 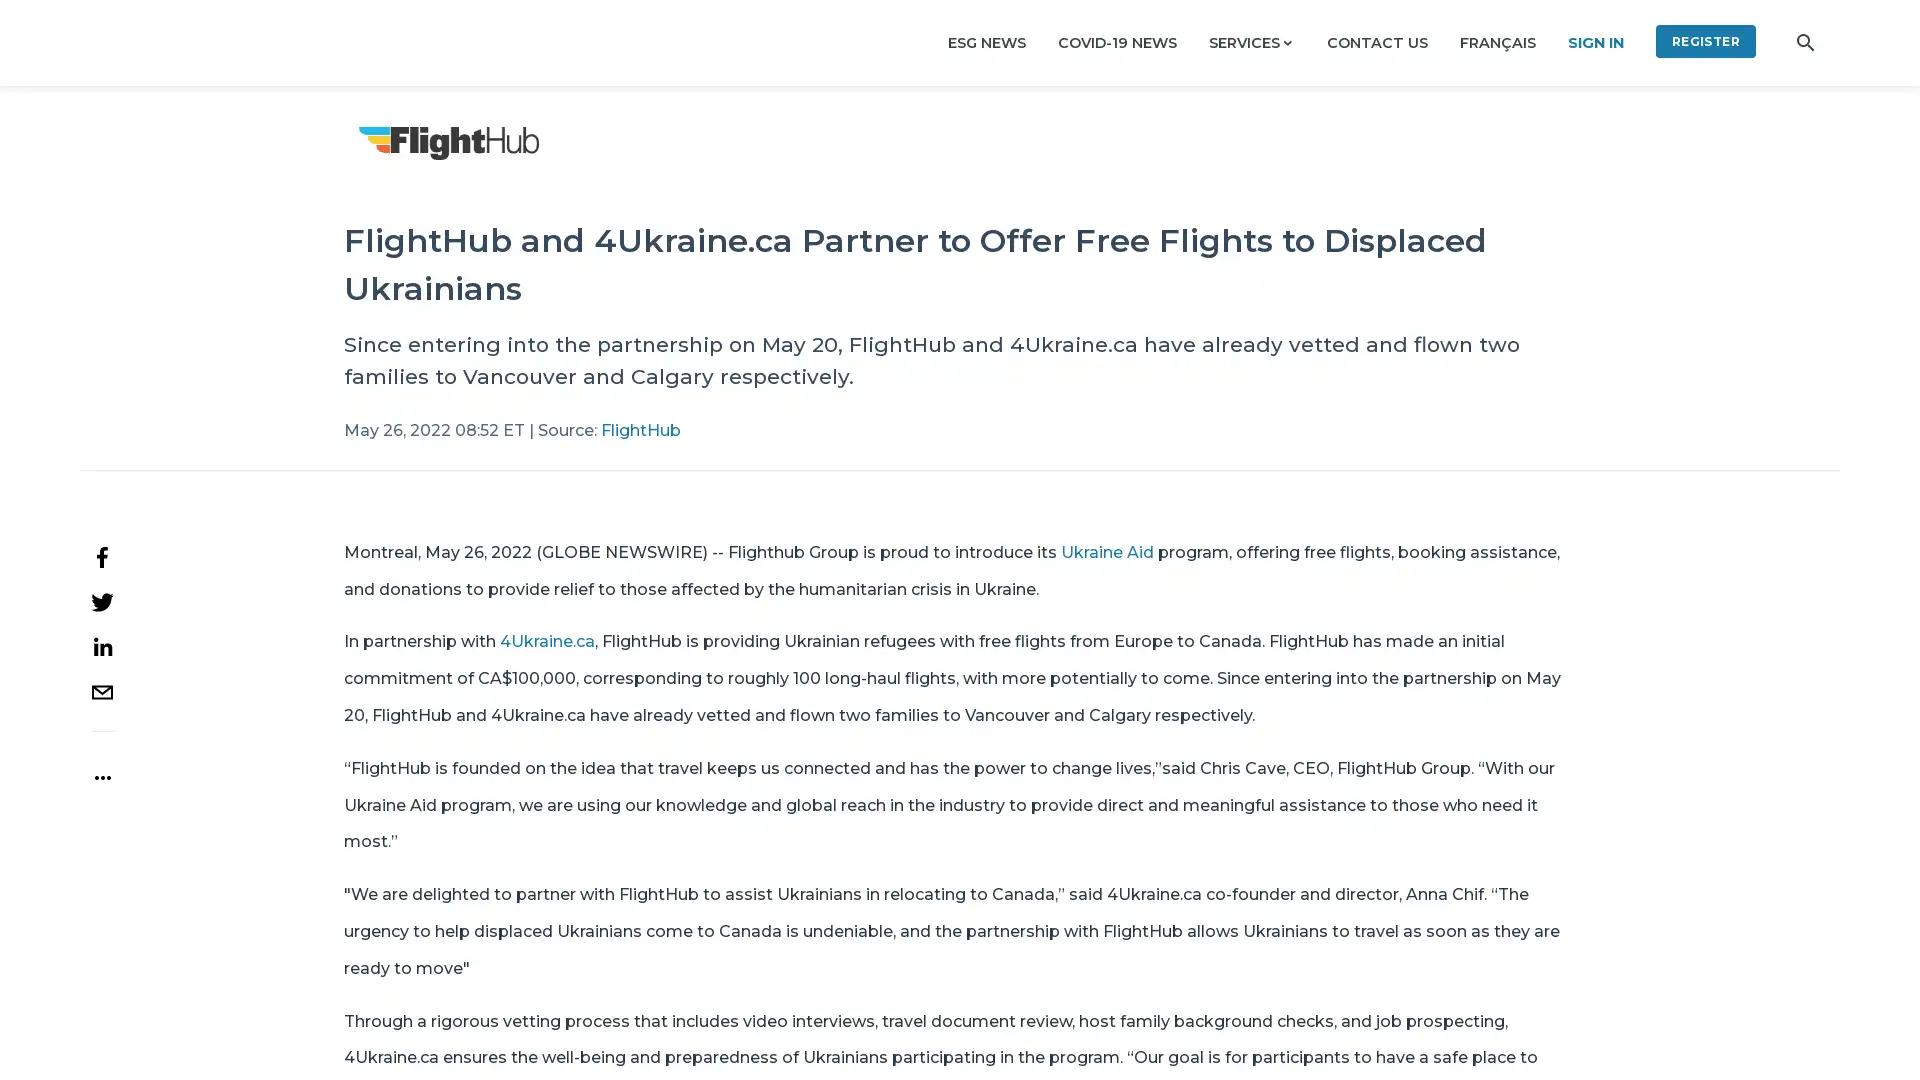 I want to click on linkedin, so click(x=101, y=646).